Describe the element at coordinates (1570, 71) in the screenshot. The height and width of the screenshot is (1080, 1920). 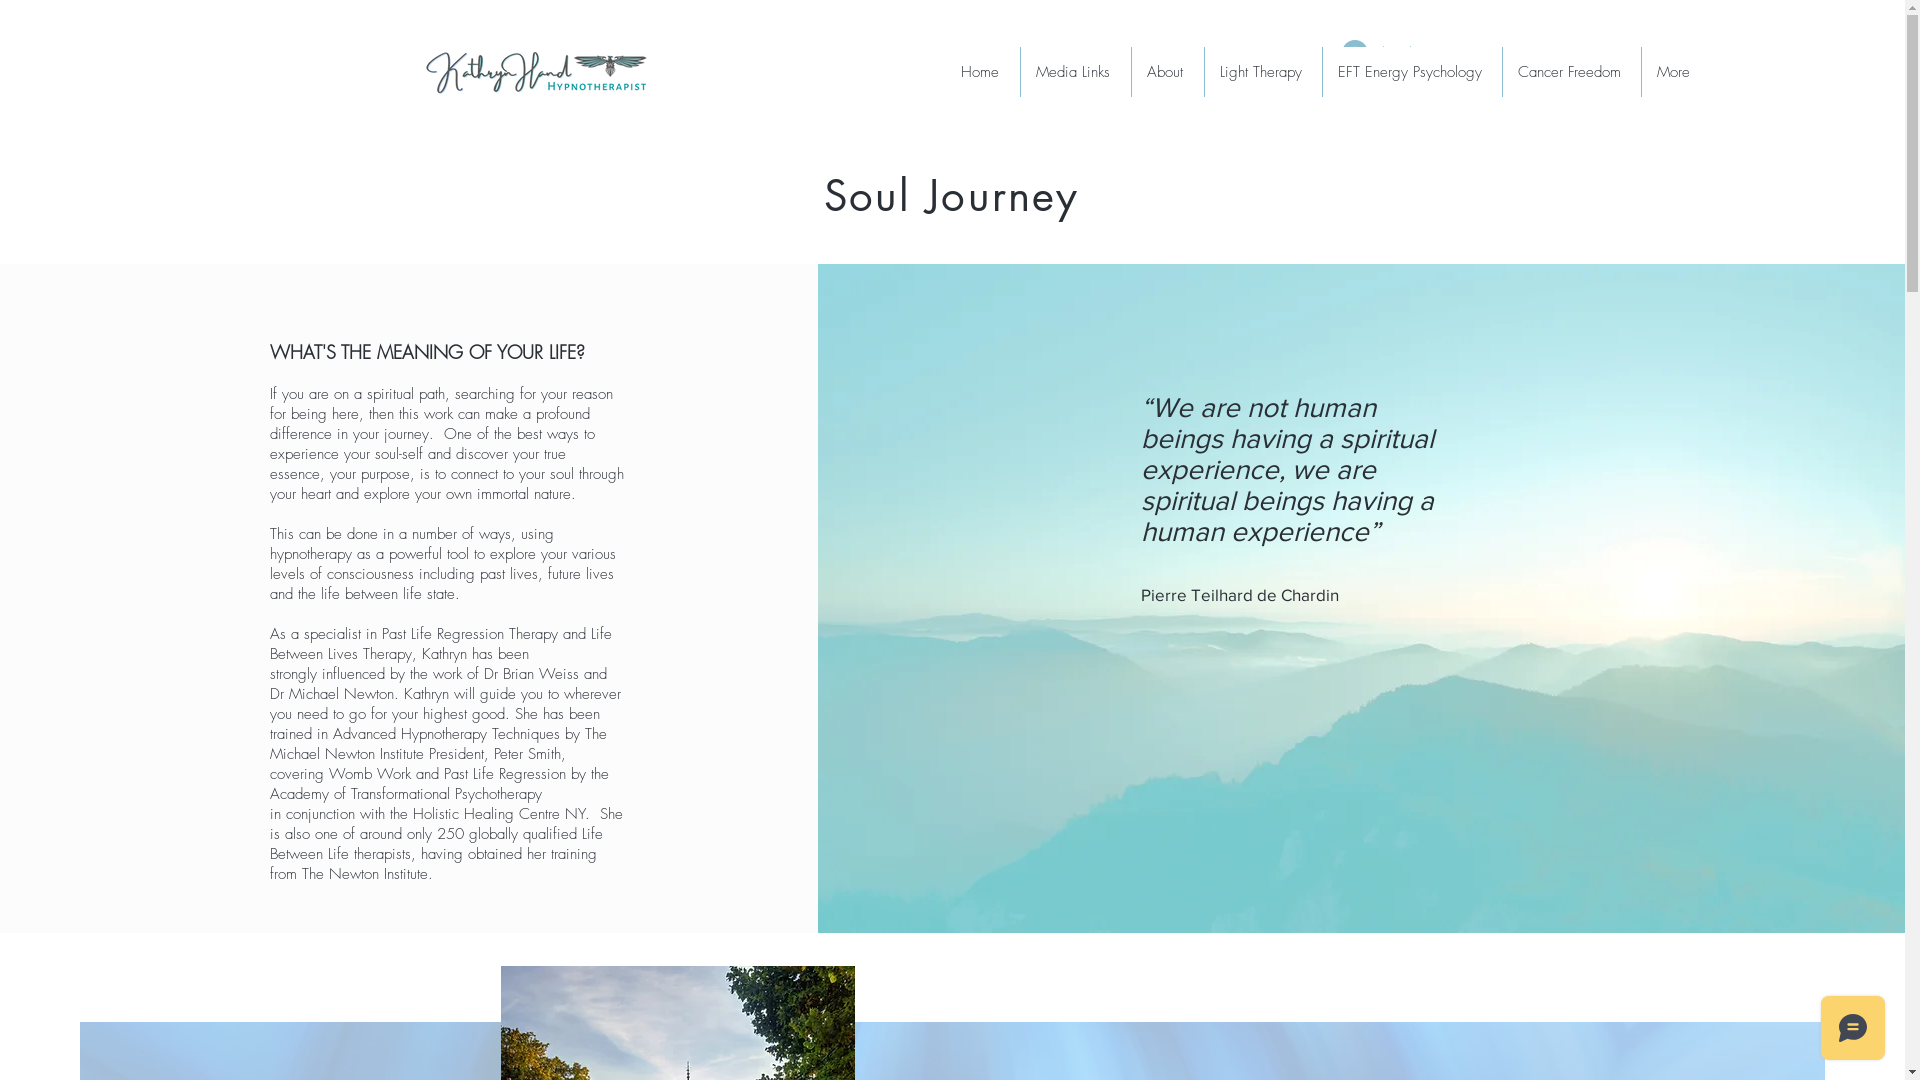
I see `'Cancer Freedom'` at that location.